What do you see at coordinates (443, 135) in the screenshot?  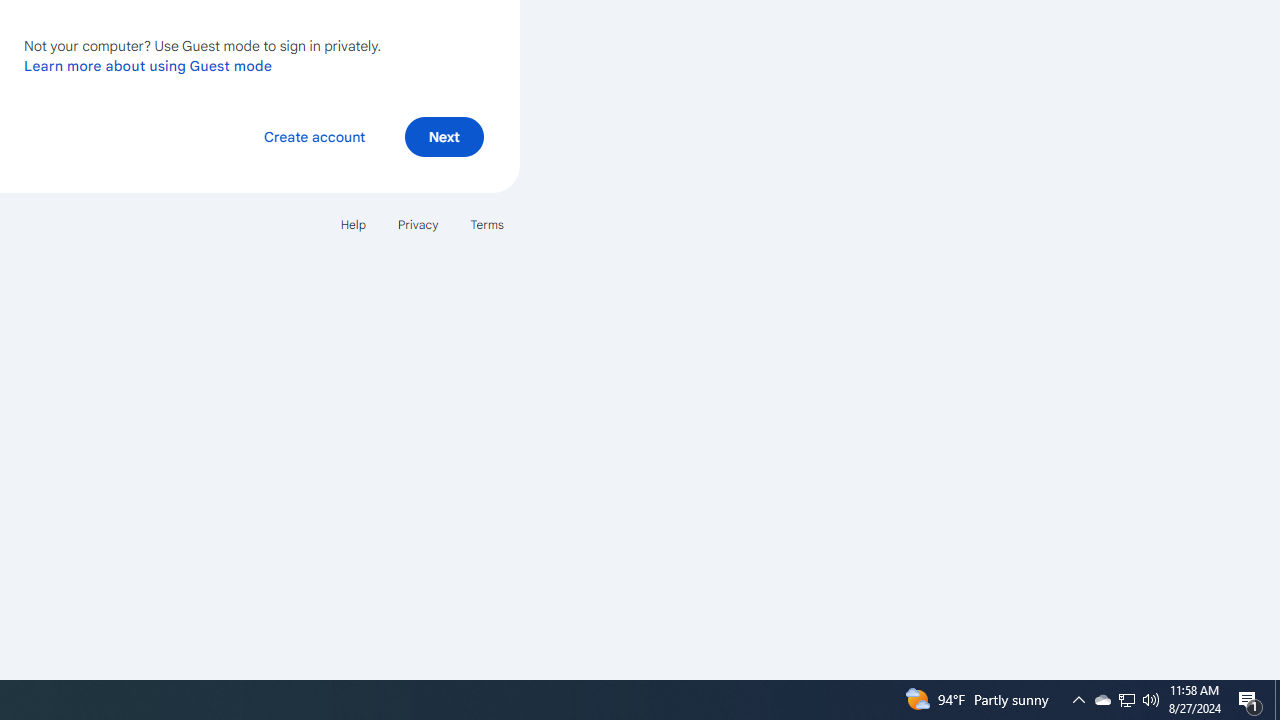 I see `'Next'` at bounding box center [443, 135].